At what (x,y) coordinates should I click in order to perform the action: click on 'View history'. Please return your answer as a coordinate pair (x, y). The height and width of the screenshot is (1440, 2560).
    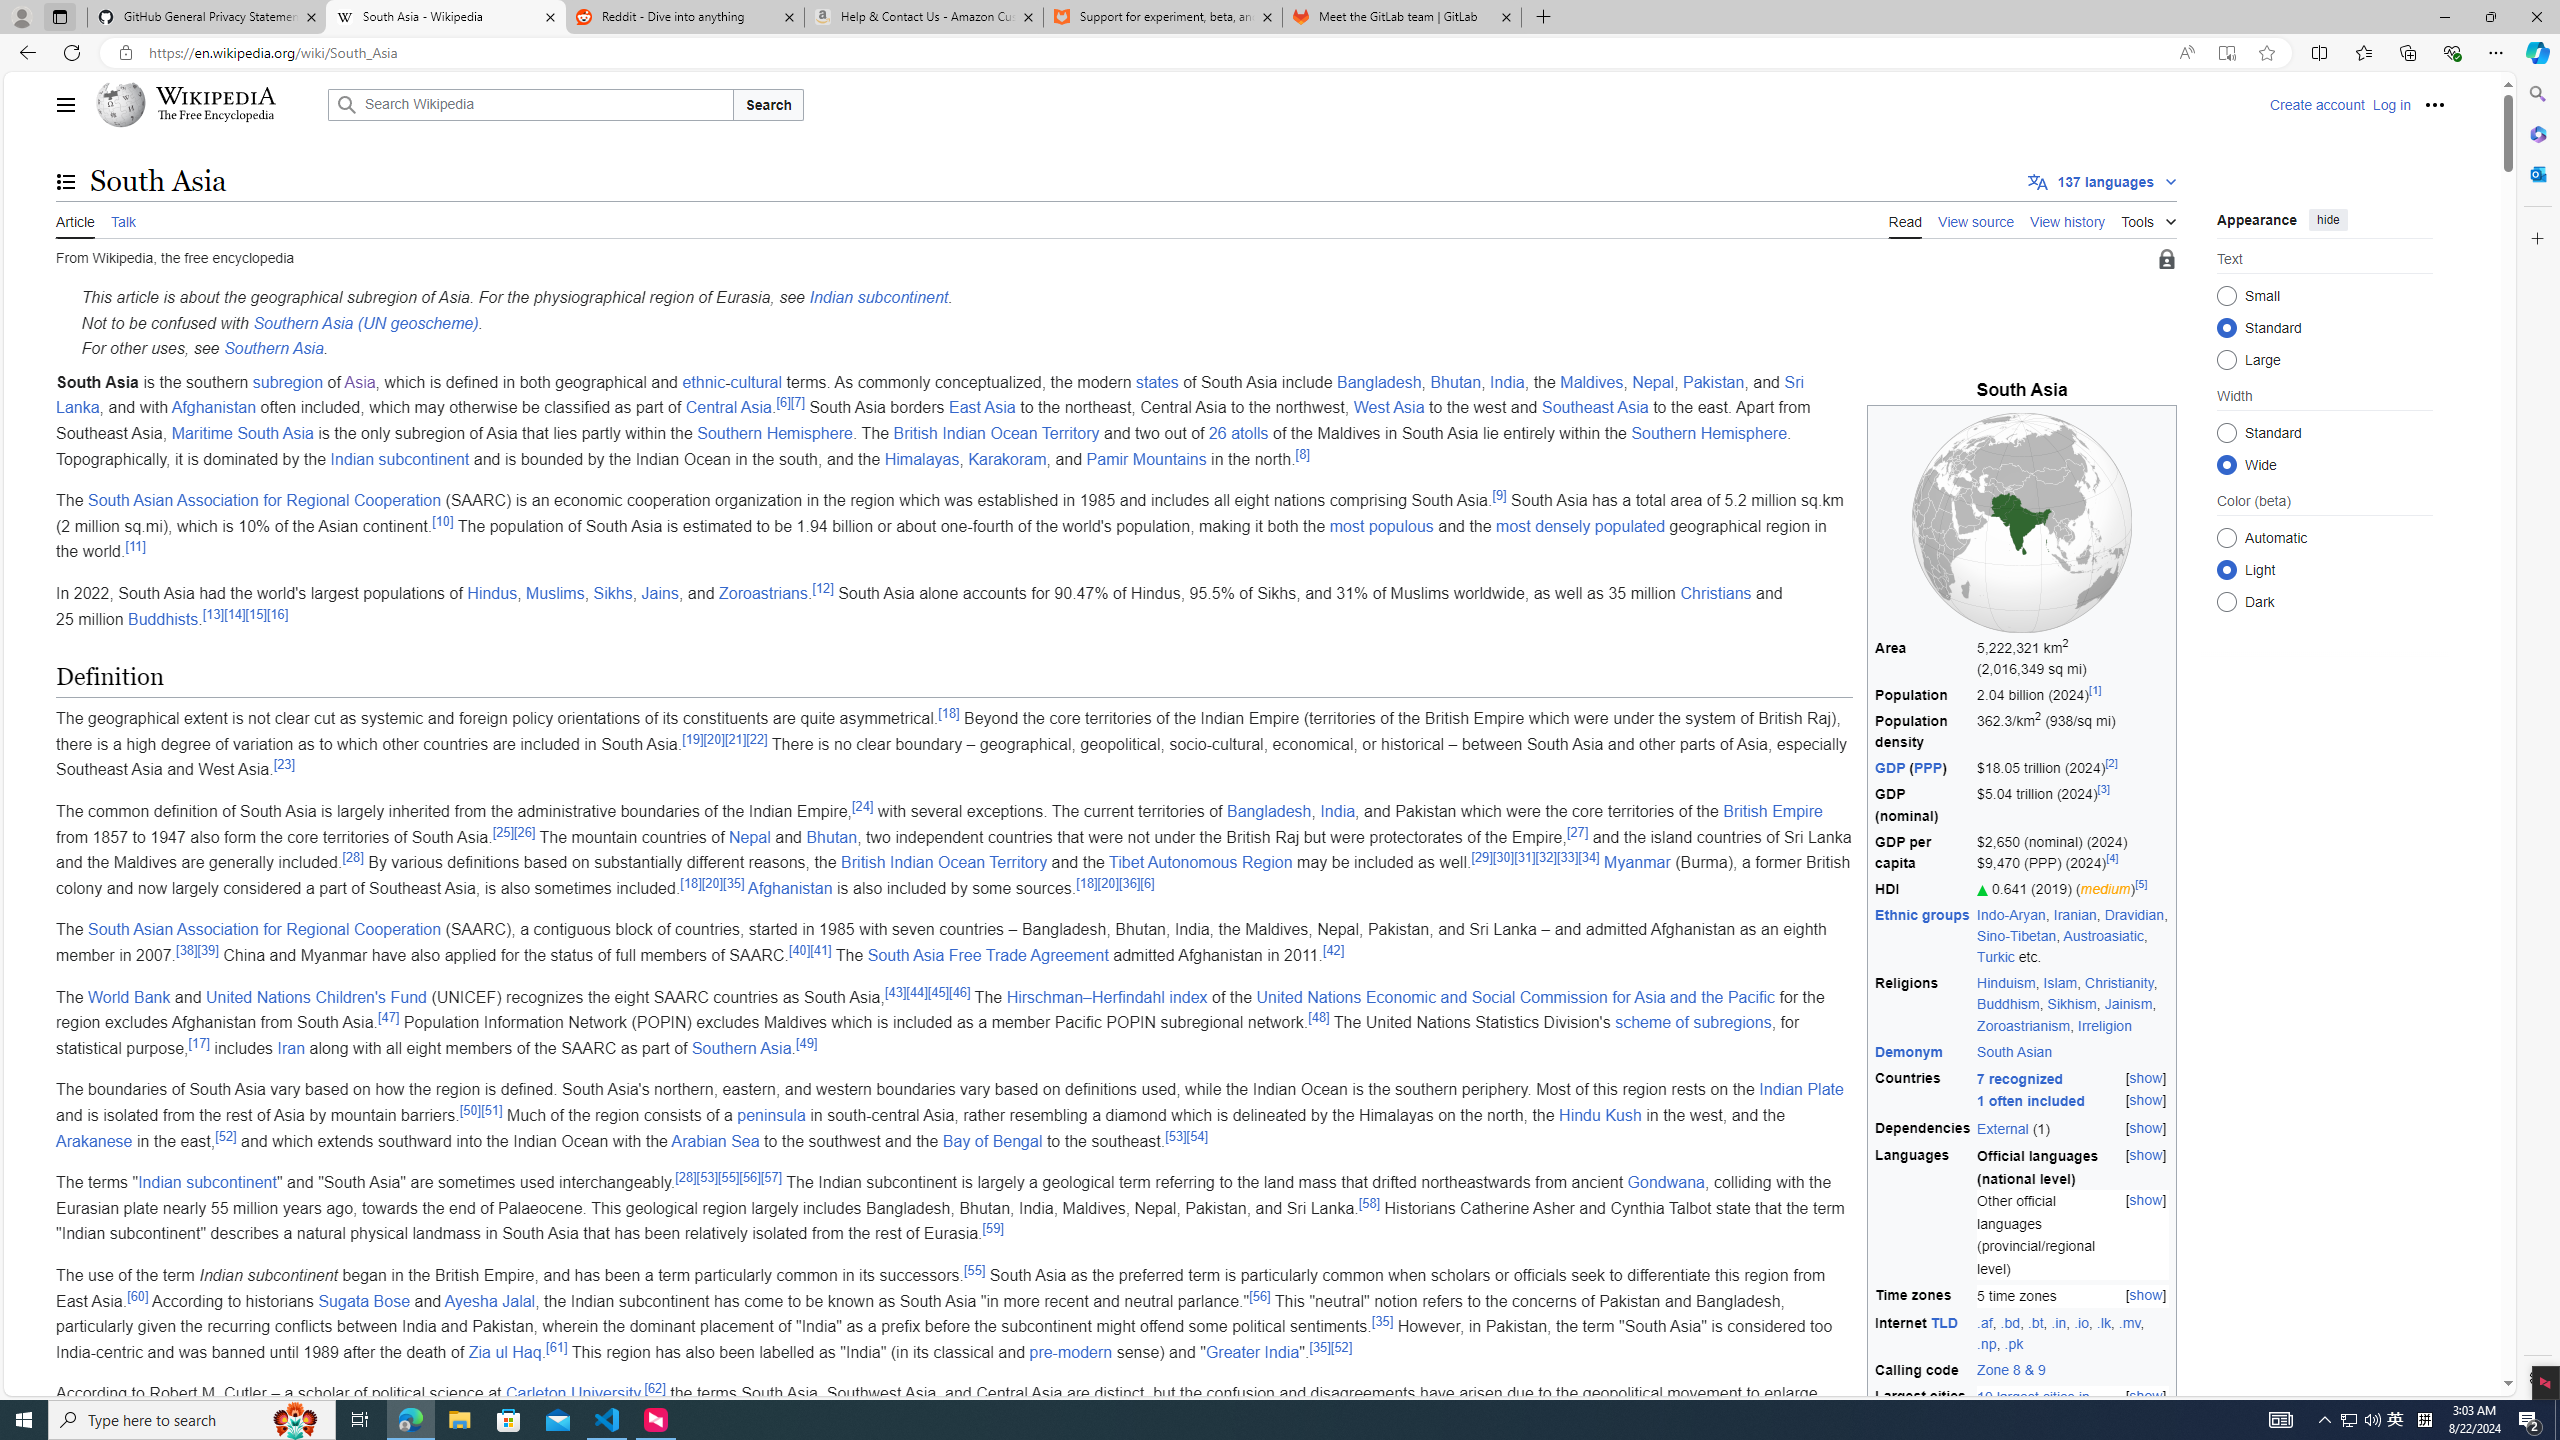
    Looking at the image, I should click on (2067, 218).